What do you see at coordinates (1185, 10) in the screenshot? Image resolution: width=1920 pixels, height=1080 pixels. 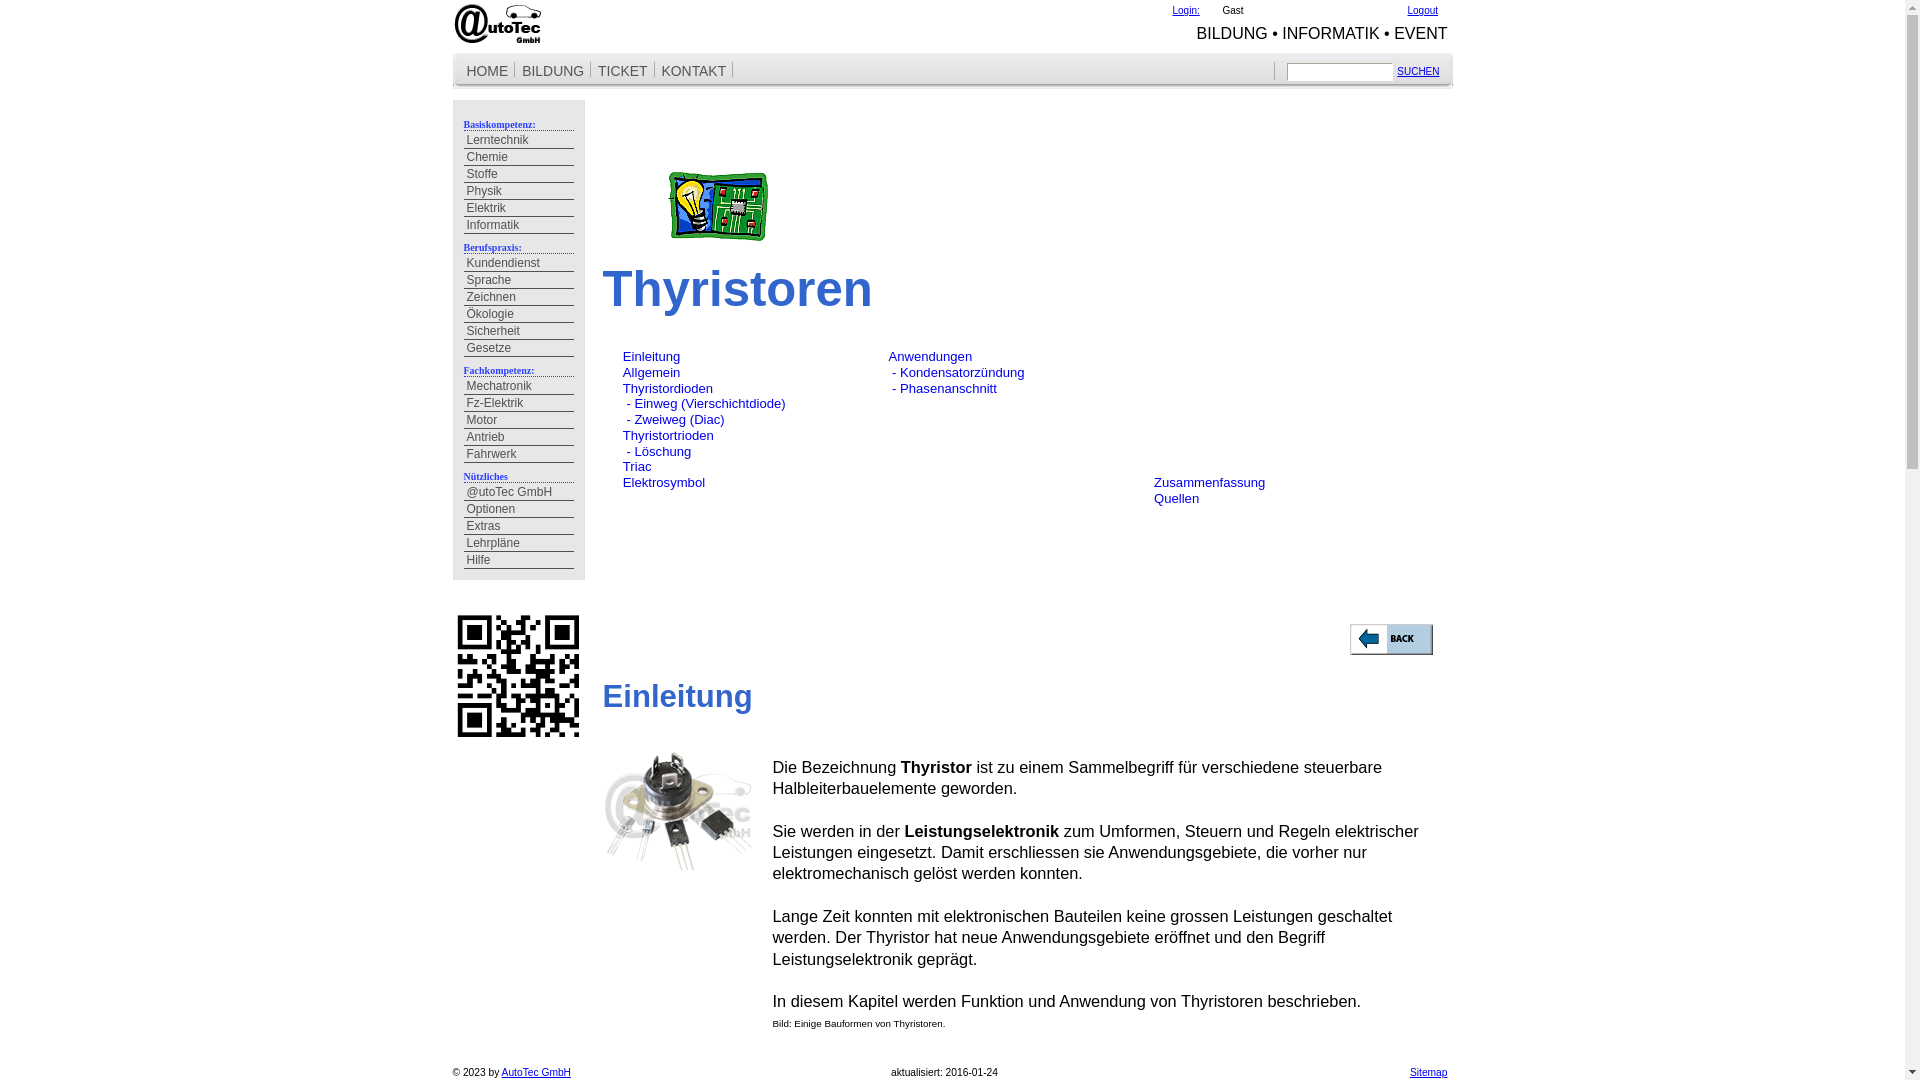 I see `'Login:'` at bounding box center [1185, 10].